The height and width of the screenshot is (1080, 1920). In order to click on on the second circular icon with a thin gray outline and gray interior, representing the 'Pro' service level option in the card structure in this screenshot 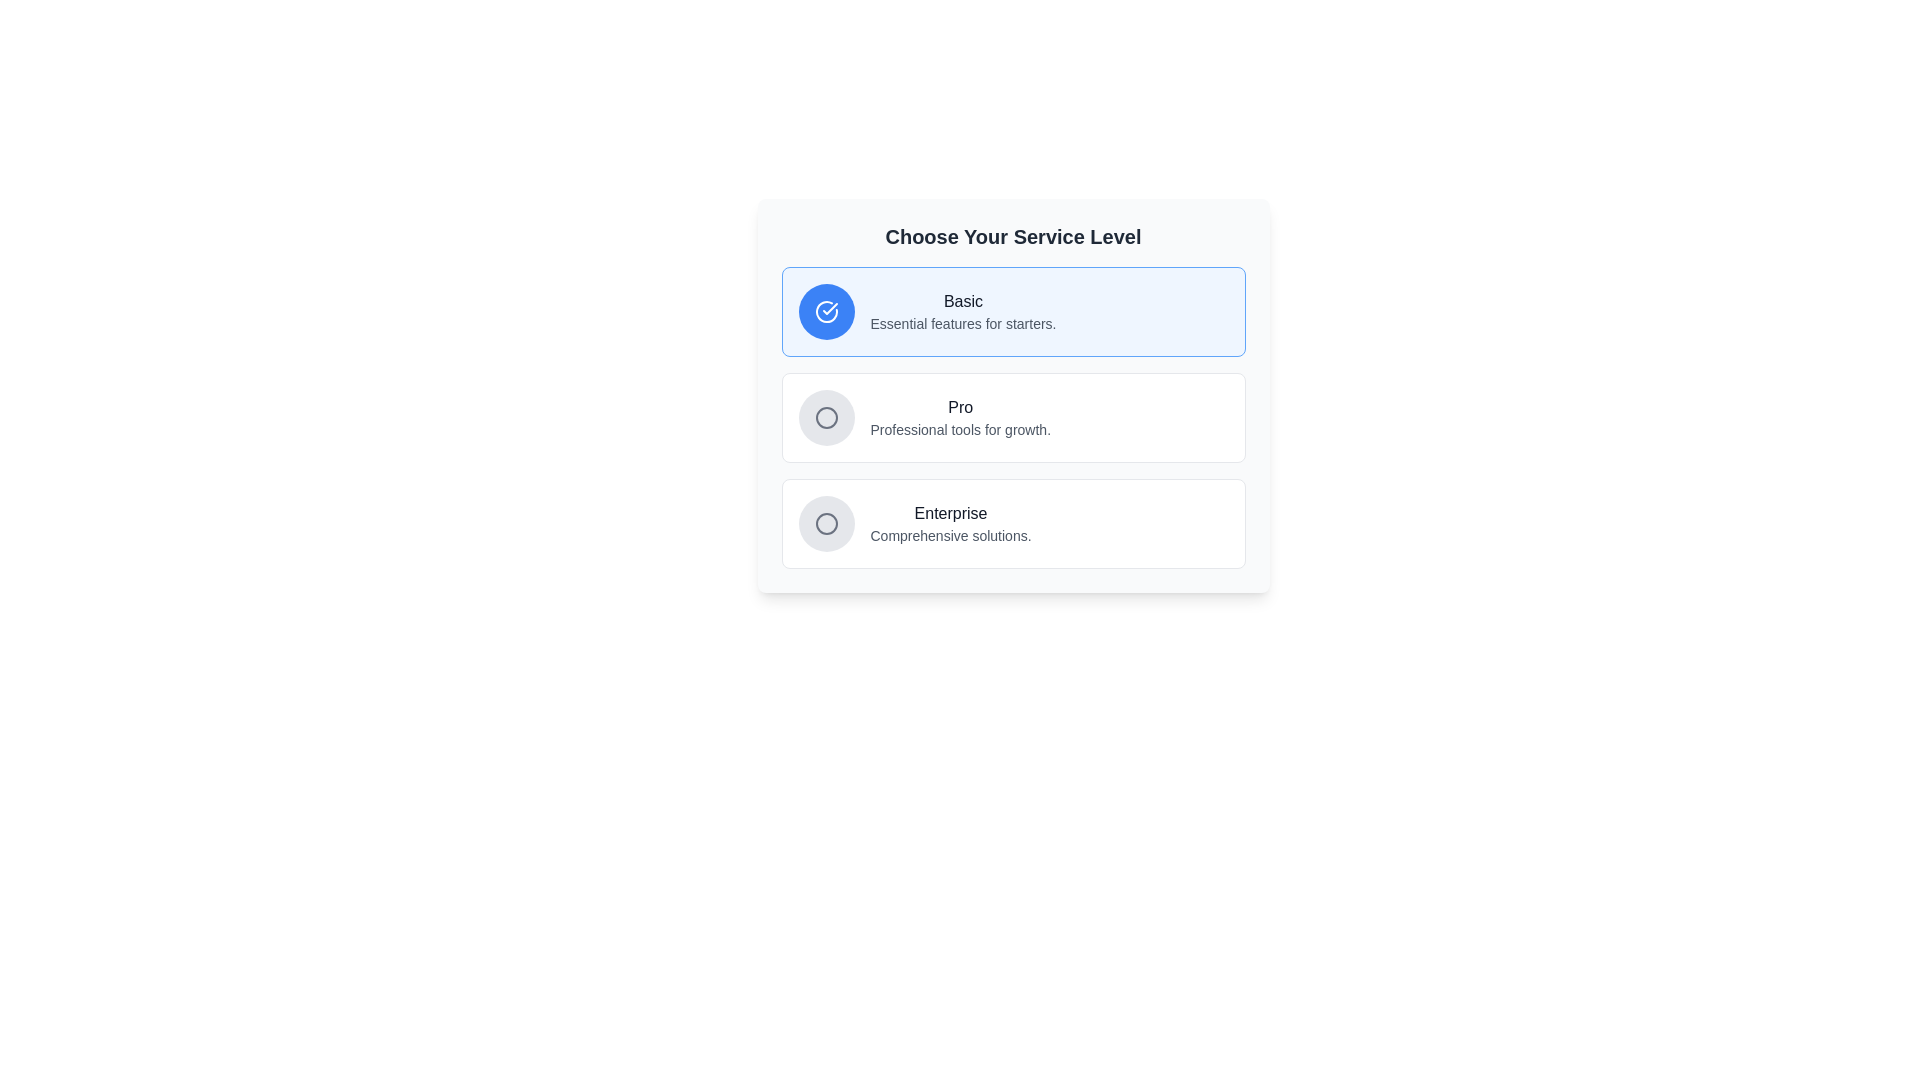, I will do `click(826, 416)`.